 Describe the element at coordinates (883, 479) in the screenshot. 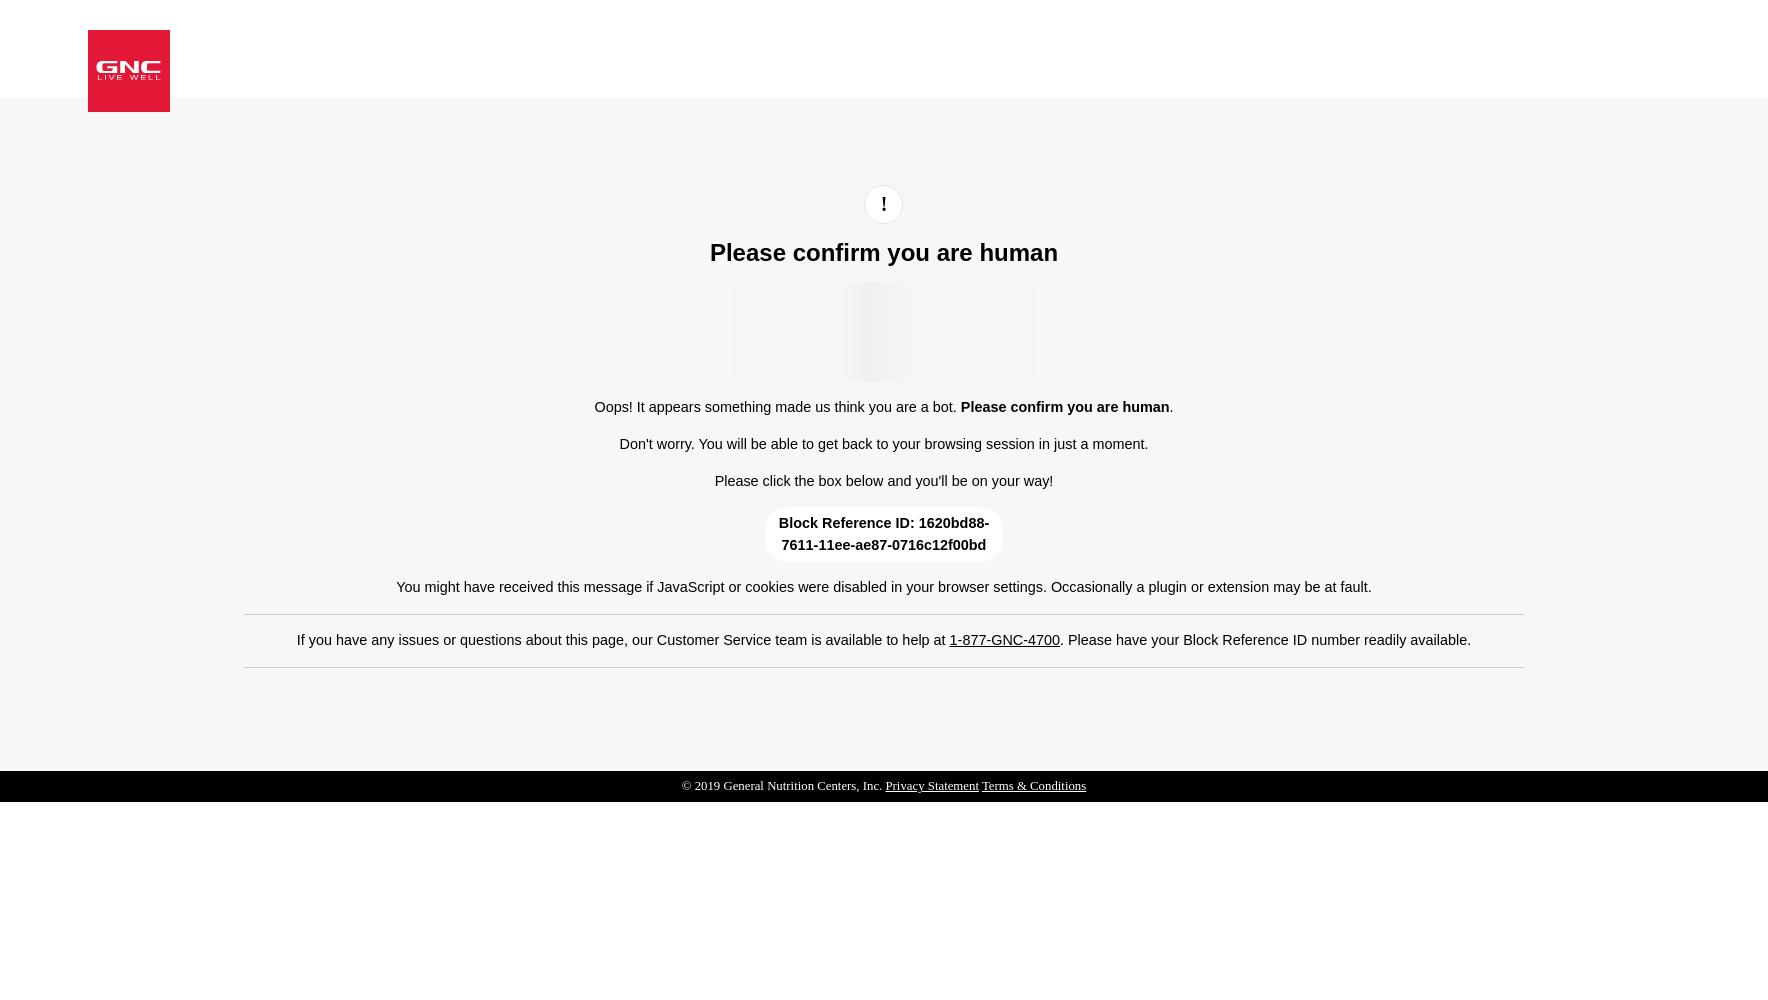

I see `'Please click the box below and you'll be on your way!'` at that location.